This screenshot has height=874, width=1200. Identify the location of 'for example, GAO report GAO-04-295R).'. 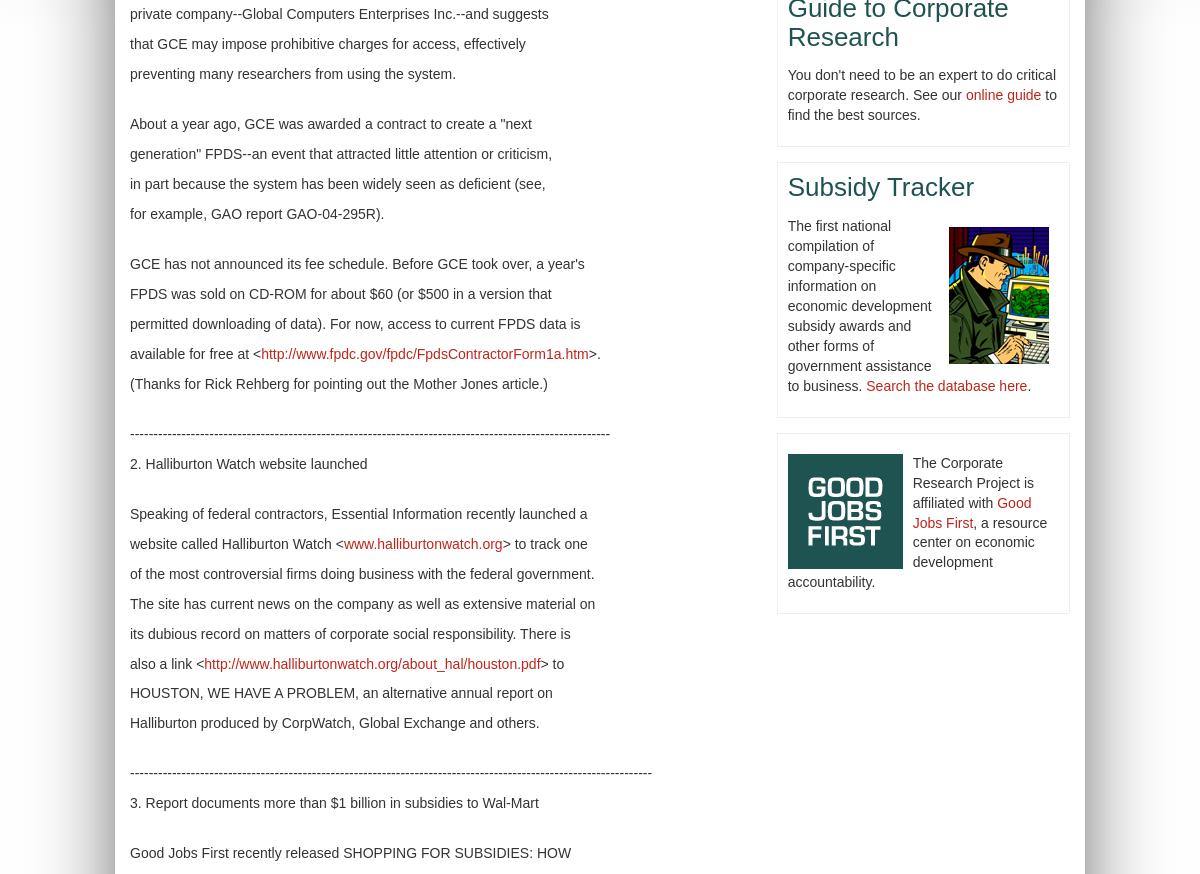
(256, 211).